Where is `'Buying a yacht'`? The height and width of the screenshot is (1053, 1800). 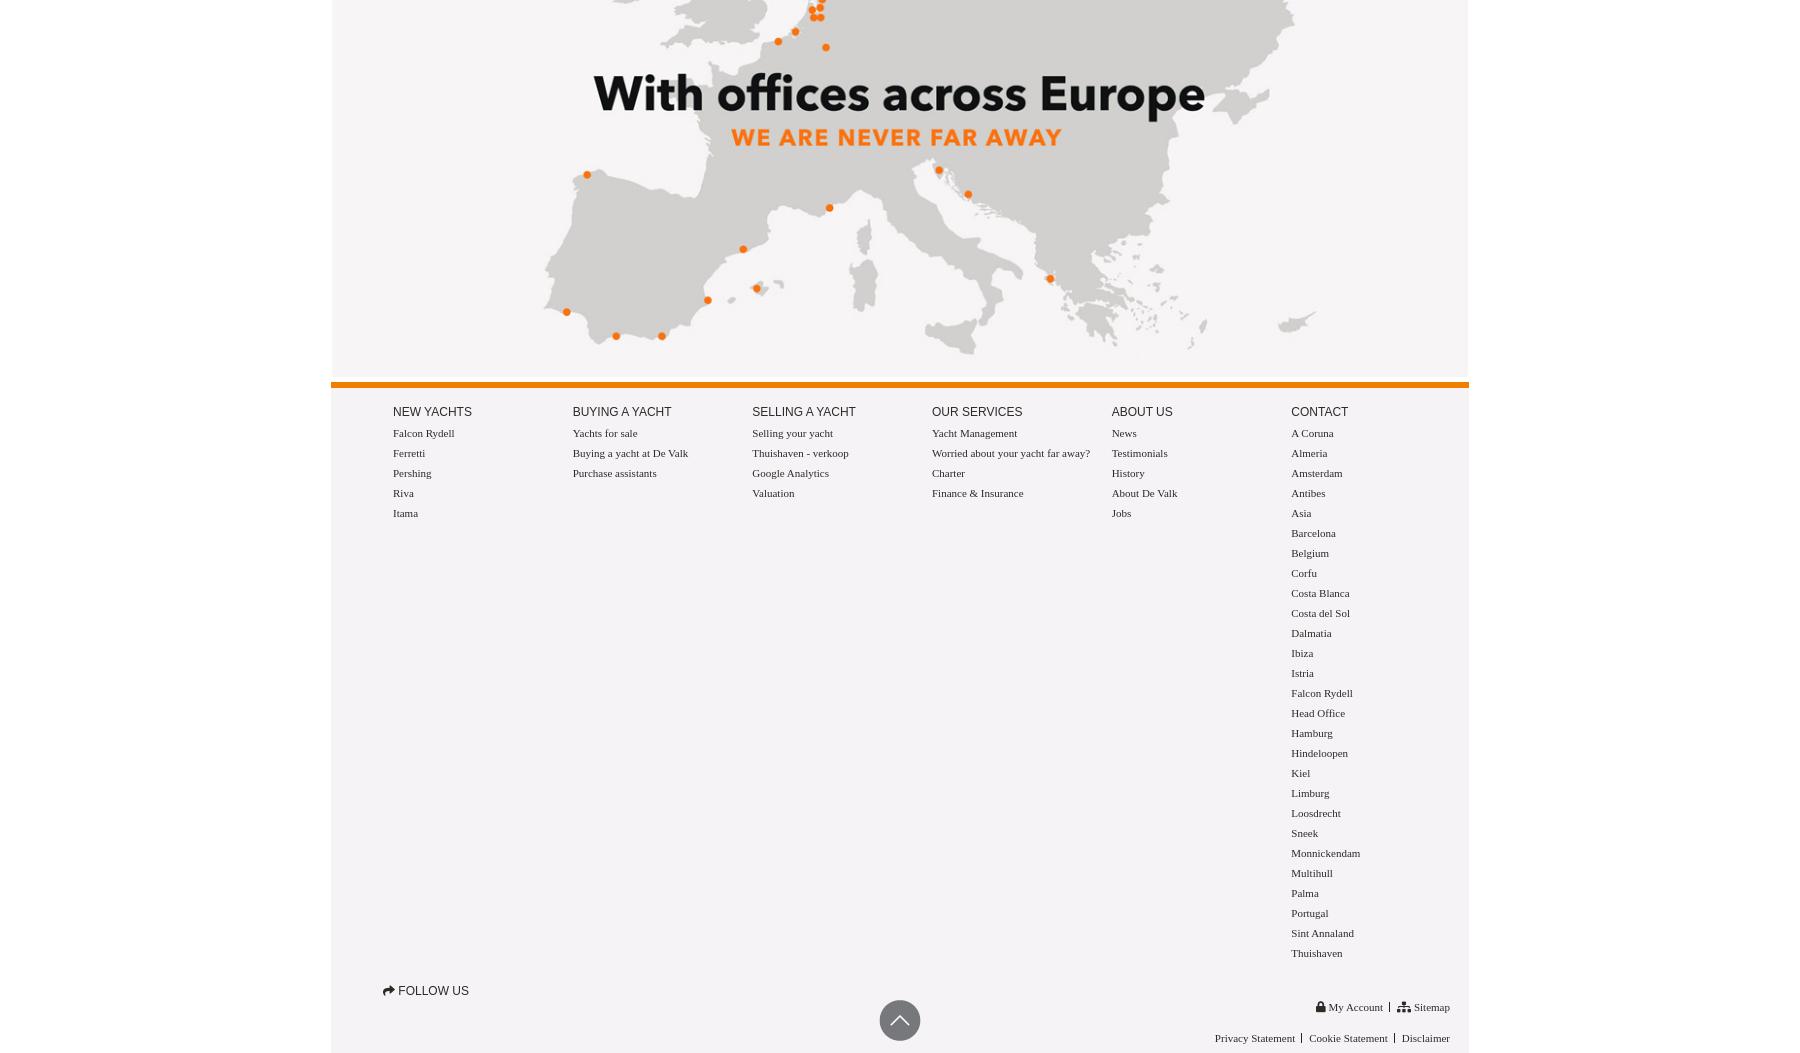
'Buying a yacht' is located at coordinates (621, 410).